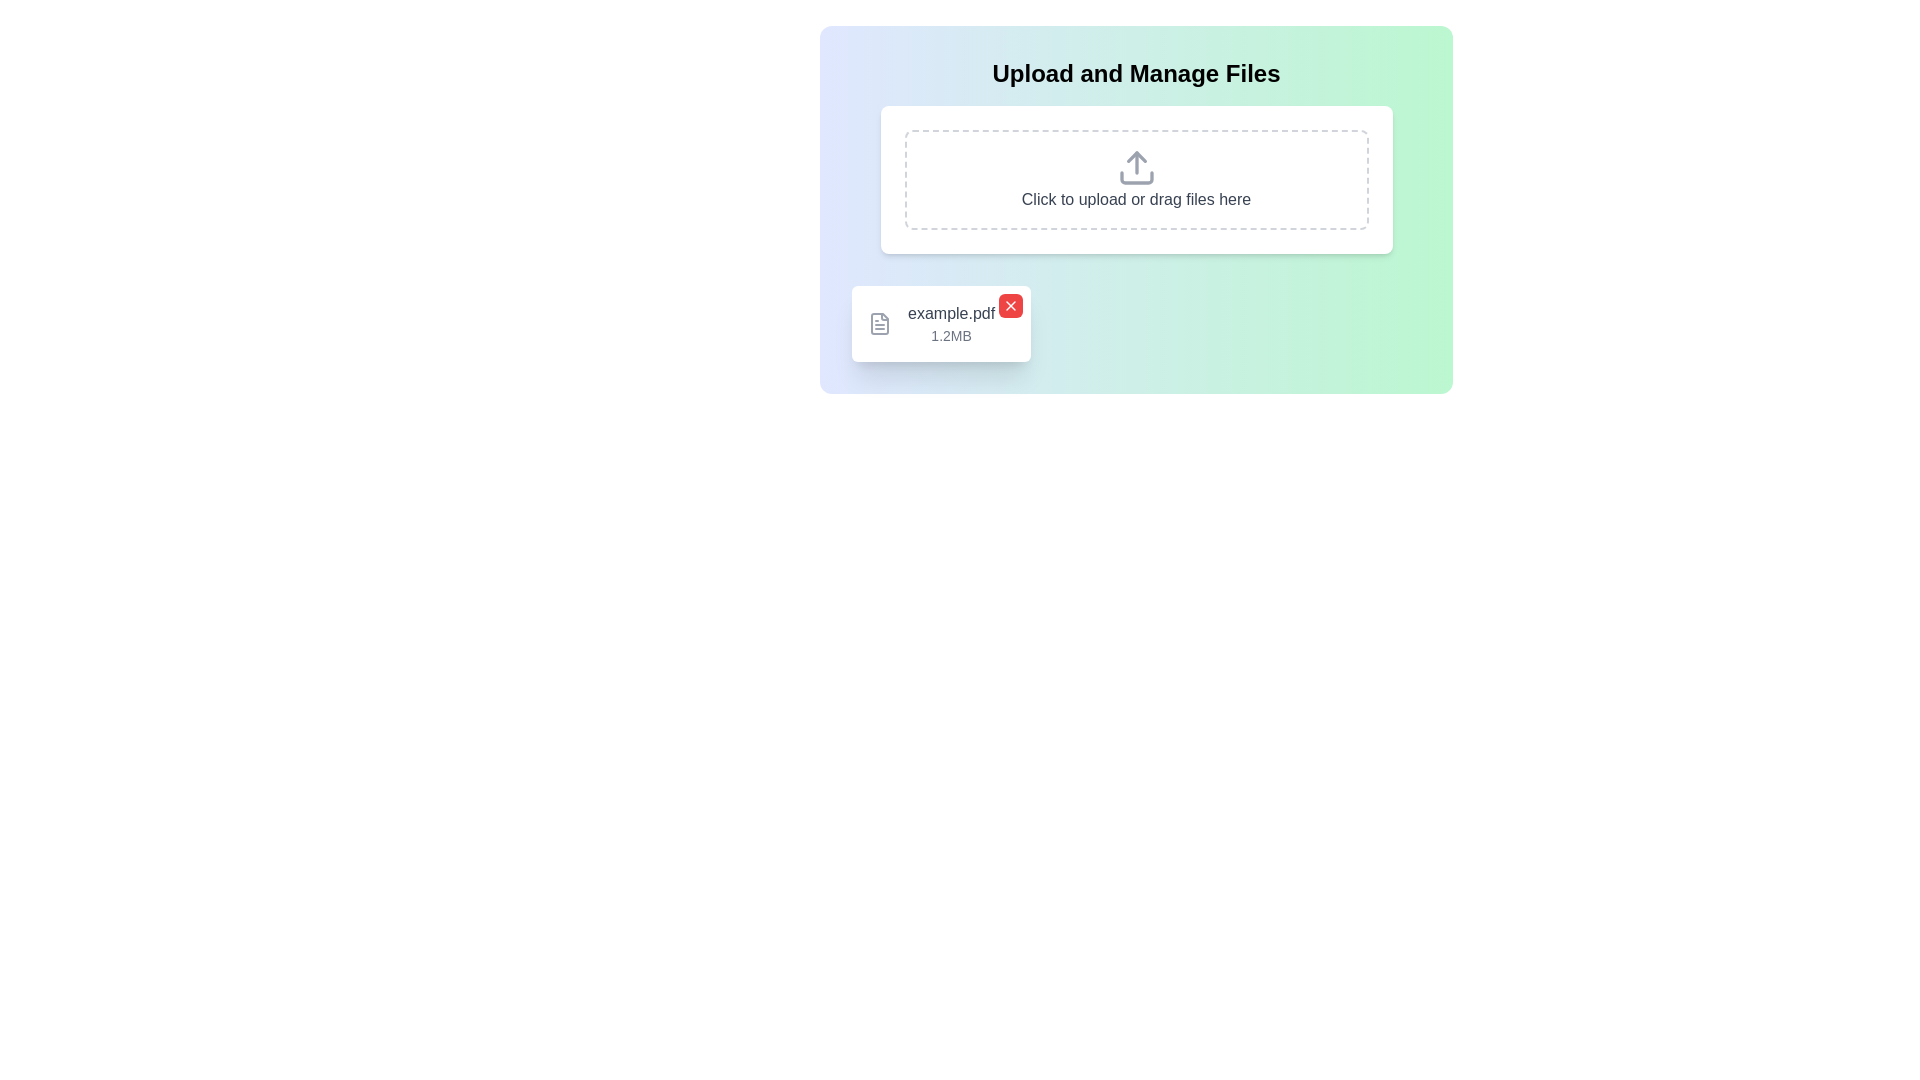  Describe the element at coordinates (950, 323) in the screenshot. I see `the static text display showing the name and size of the uploaded file, located beneath the file icon within the 'Upload and Manage Files' section` at that location.